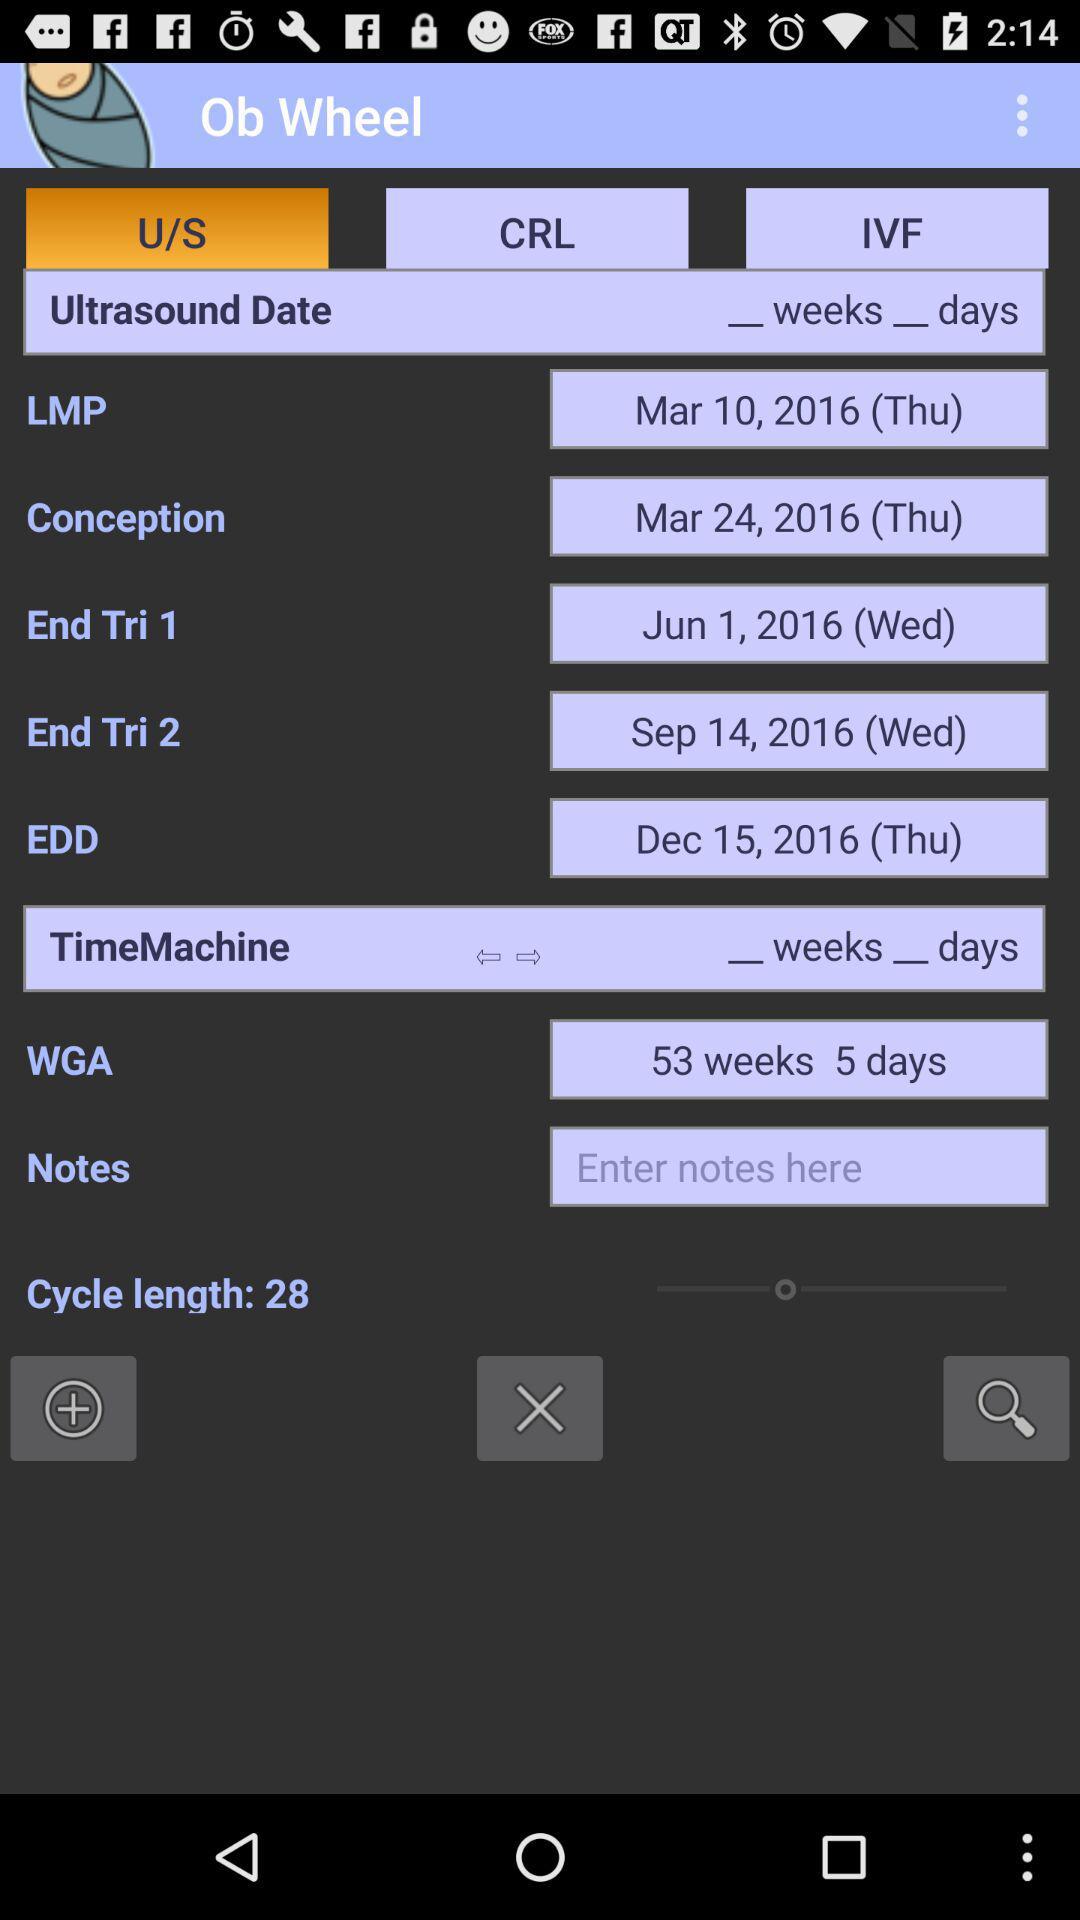 This screenshot has width=1080, height=1920. Describe the element at coordinates (798, 1058) in the screenshot. I see `item to the right of wga` at that location.